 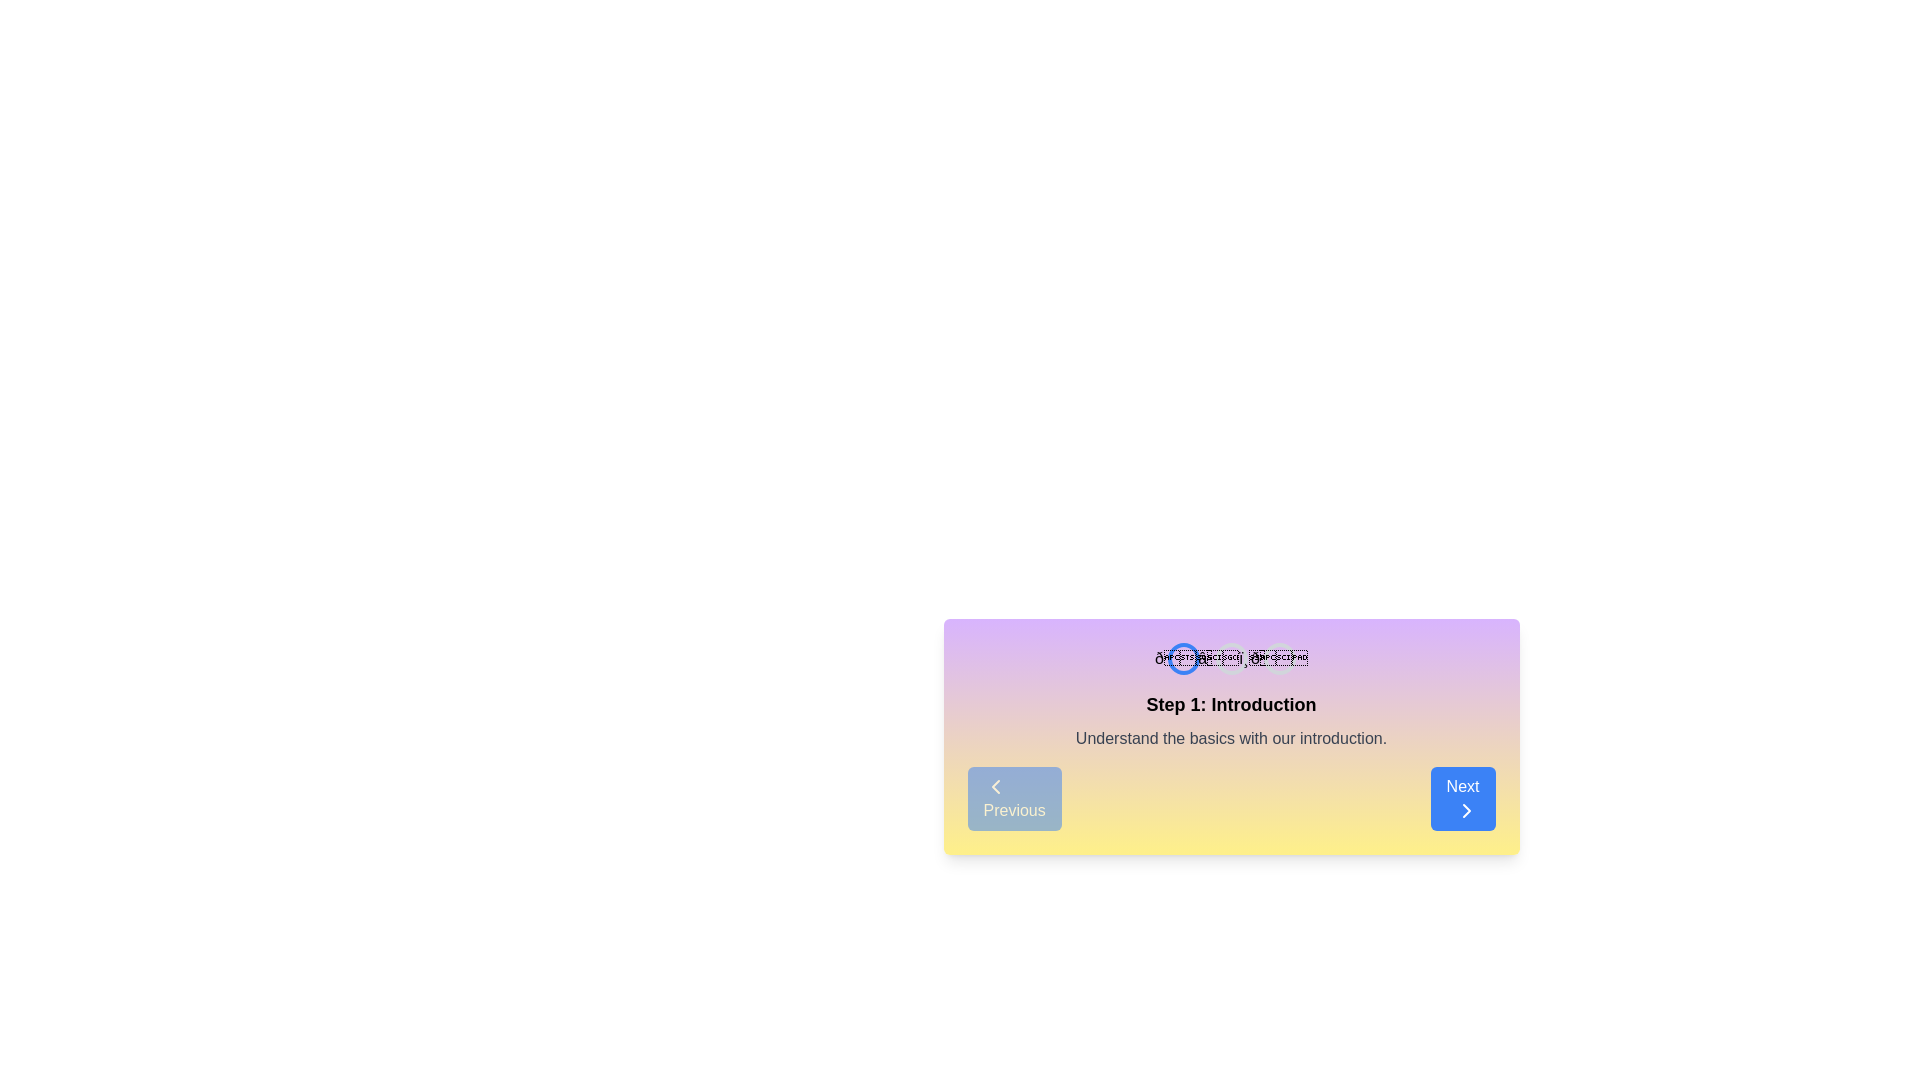 I want to click on the circular gear icon located above the section titled 'Step 1: Introduction', so click(x=1230, y=659).